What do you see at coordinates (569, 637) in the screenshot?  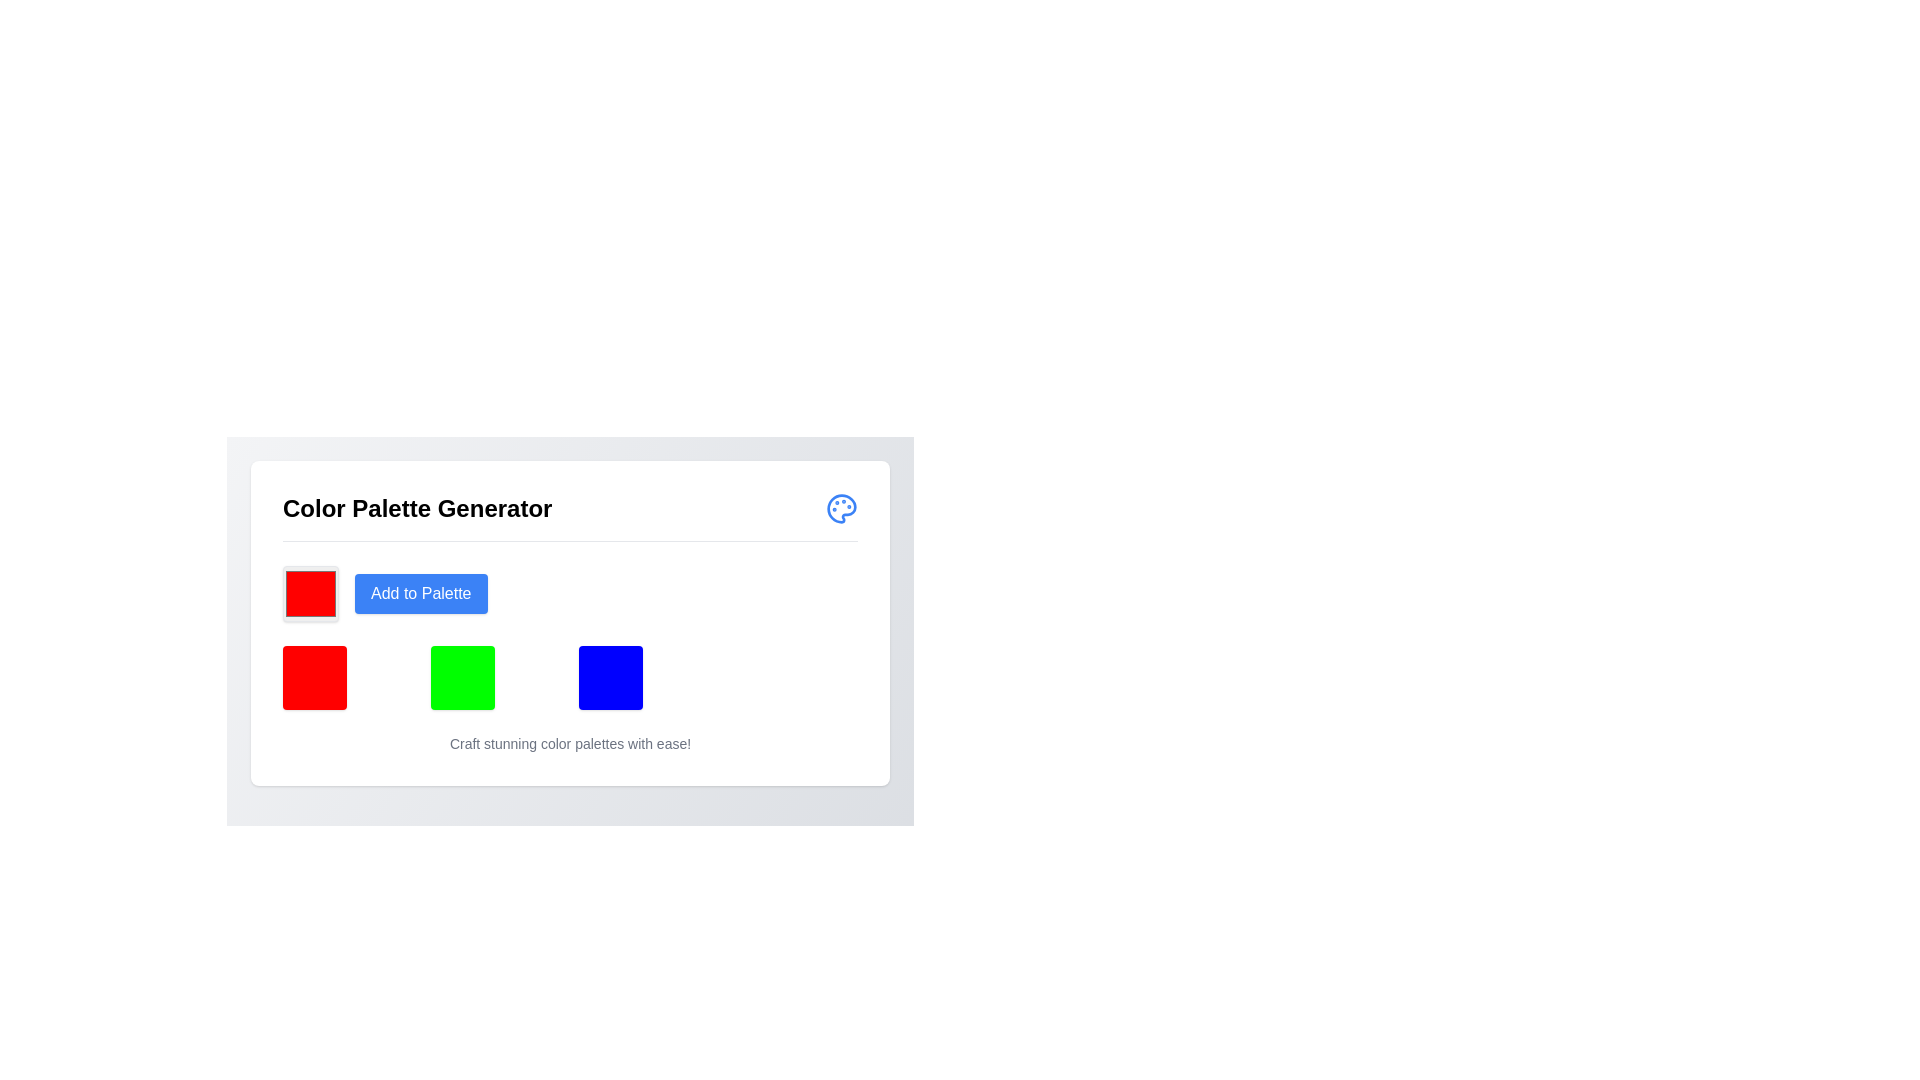 I see `to select the color represented by the third square color block in the palette generator, which is positioned between the green block and an empty space` at bounding box center [569, 637].